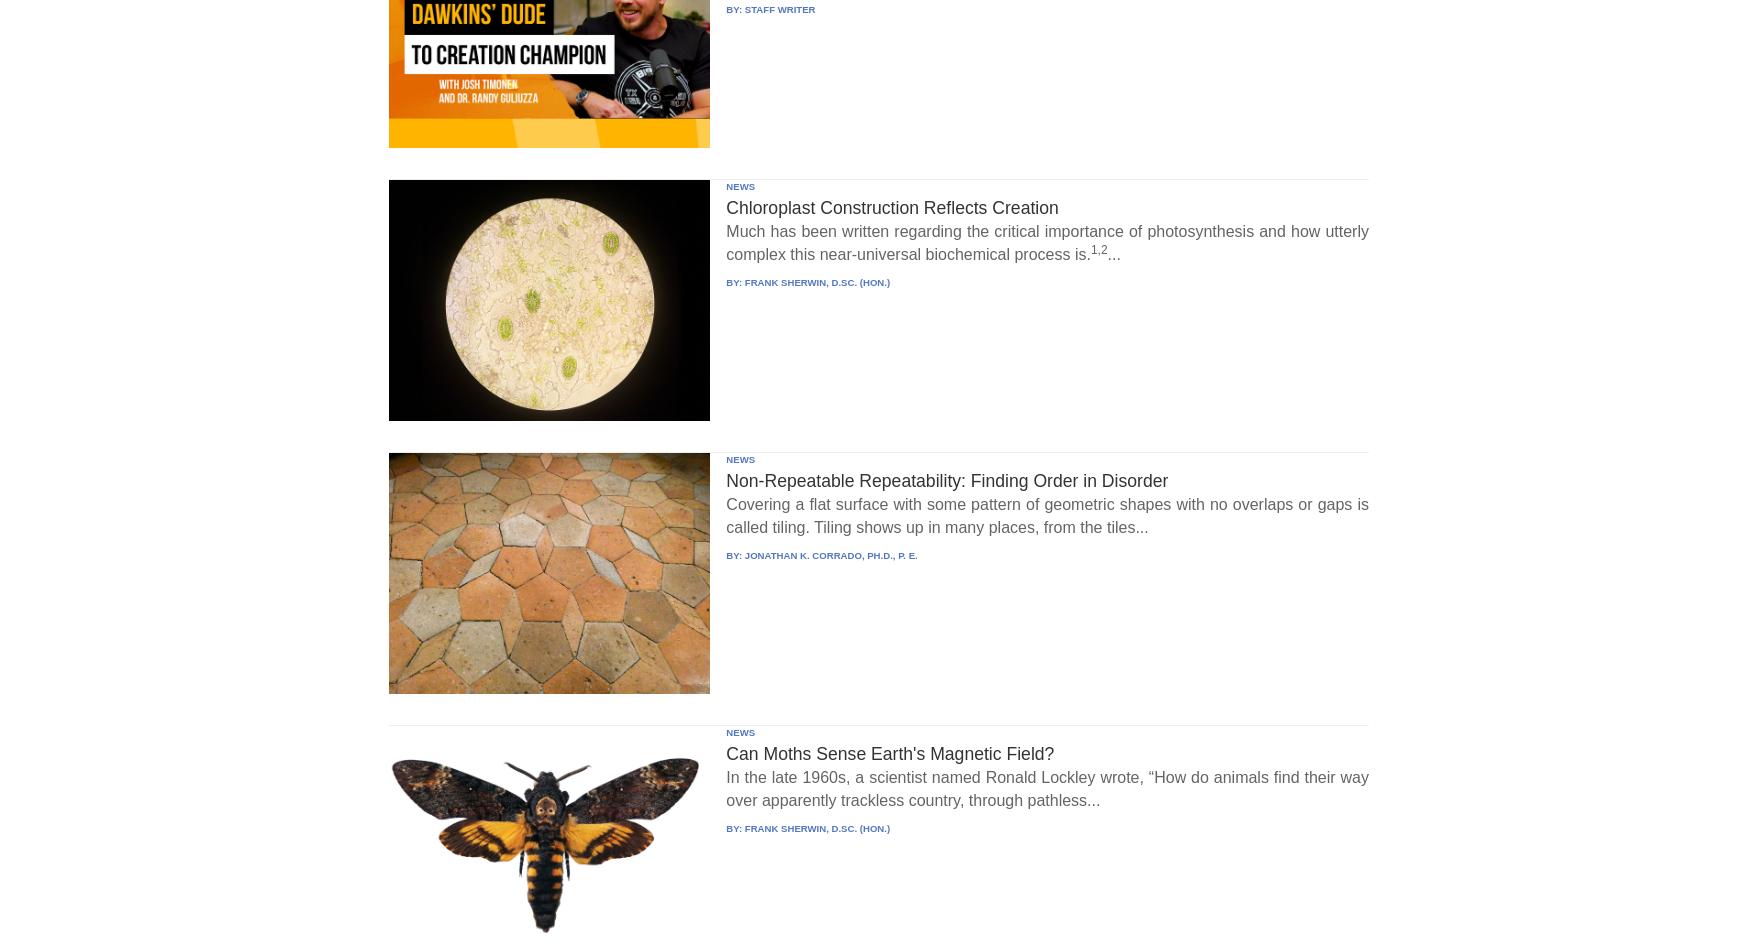  I want to click on 'Chloroplast Construction Reflects Creation', so click(892, 207).